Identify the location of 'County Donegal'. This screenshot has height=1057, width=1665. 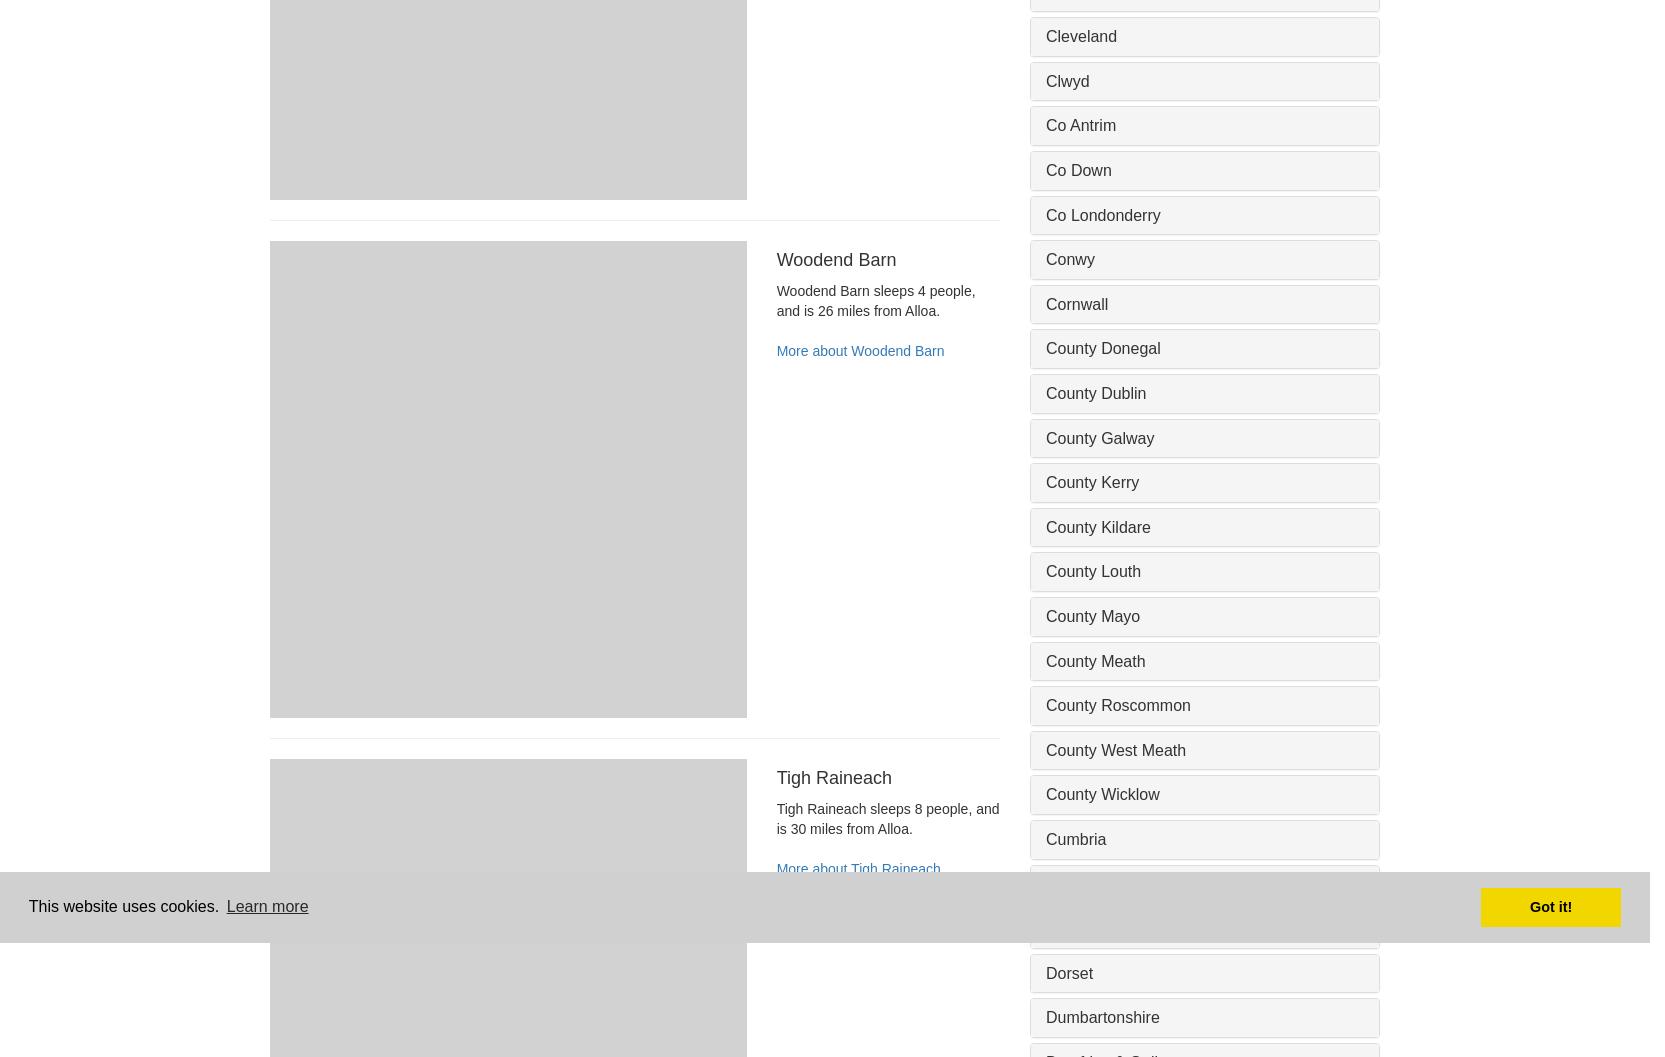
(1103, 348).